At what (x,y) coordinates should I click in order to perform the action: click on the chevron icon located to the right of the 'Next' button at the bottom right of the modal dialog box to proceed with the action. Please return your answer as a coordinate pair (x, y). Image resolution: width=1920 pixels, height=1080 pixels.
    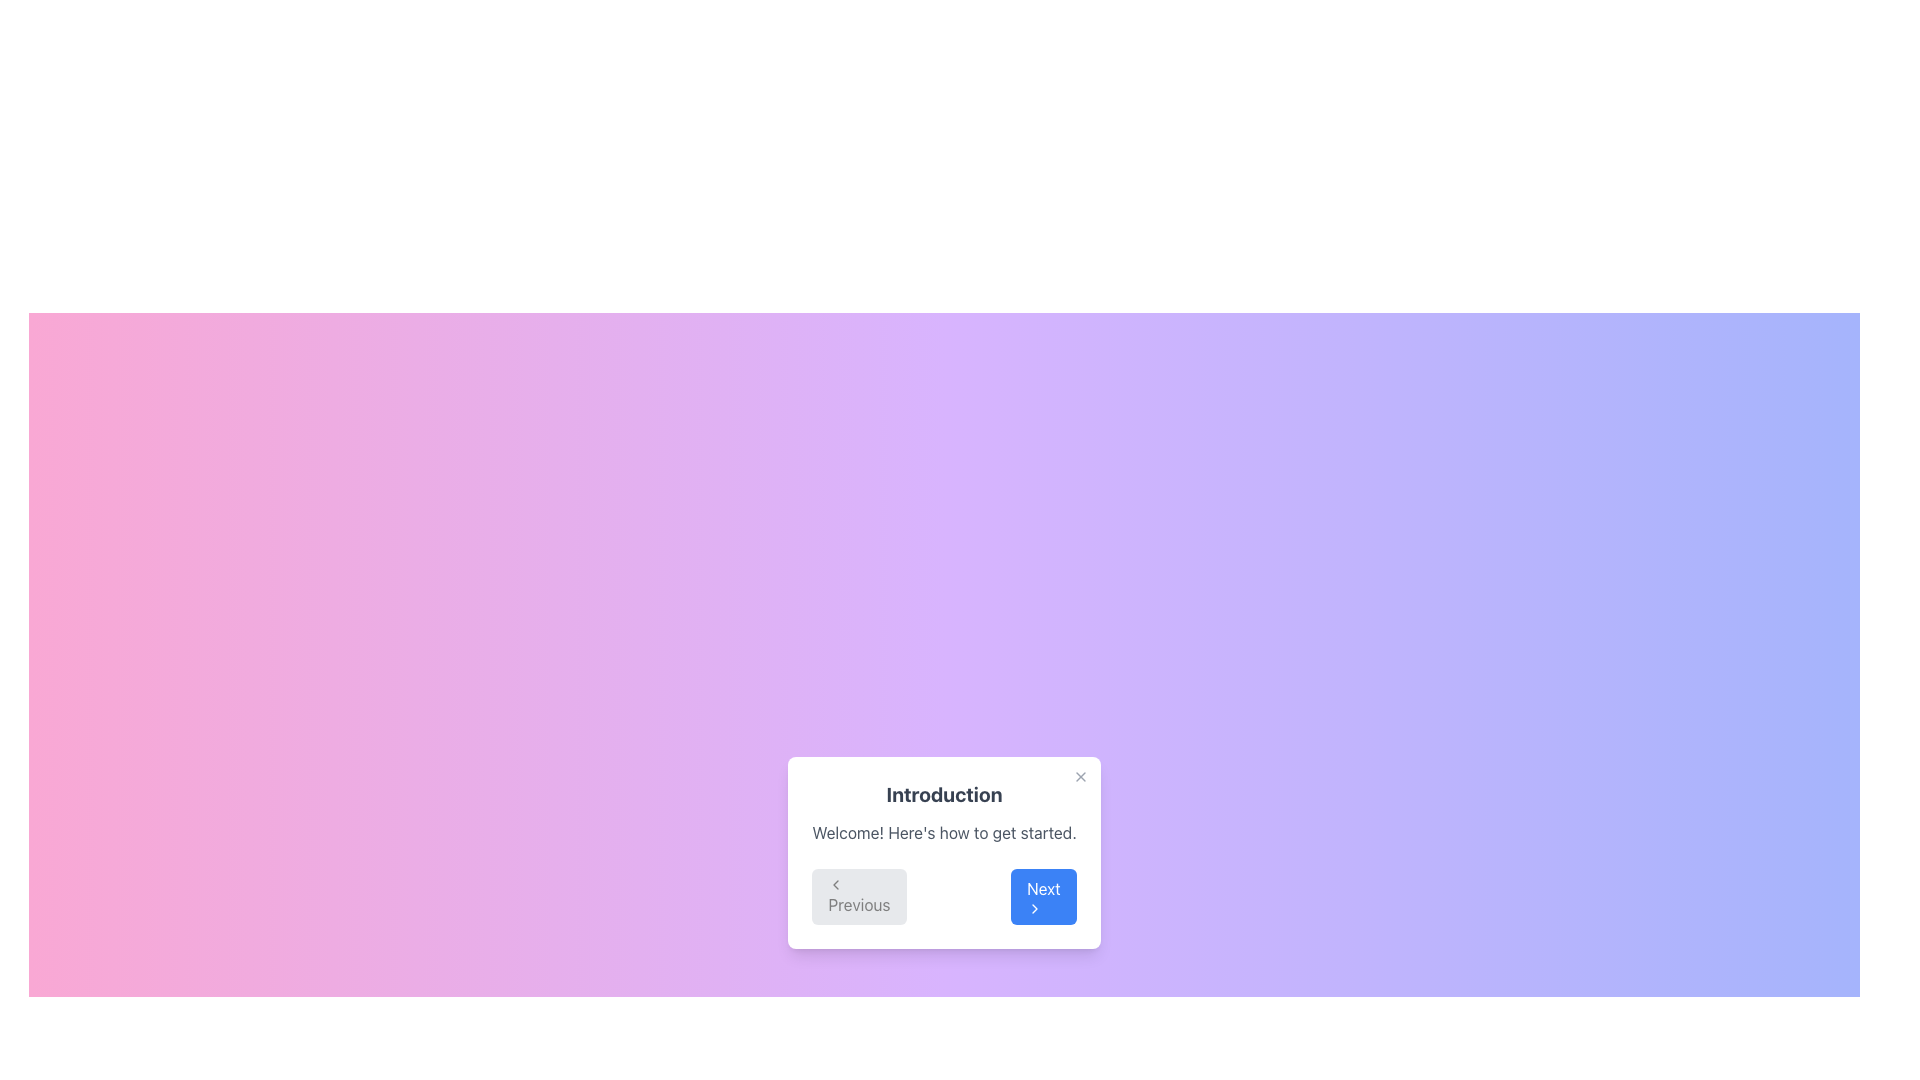
    Looking at the image, I should click on (1035, 909).